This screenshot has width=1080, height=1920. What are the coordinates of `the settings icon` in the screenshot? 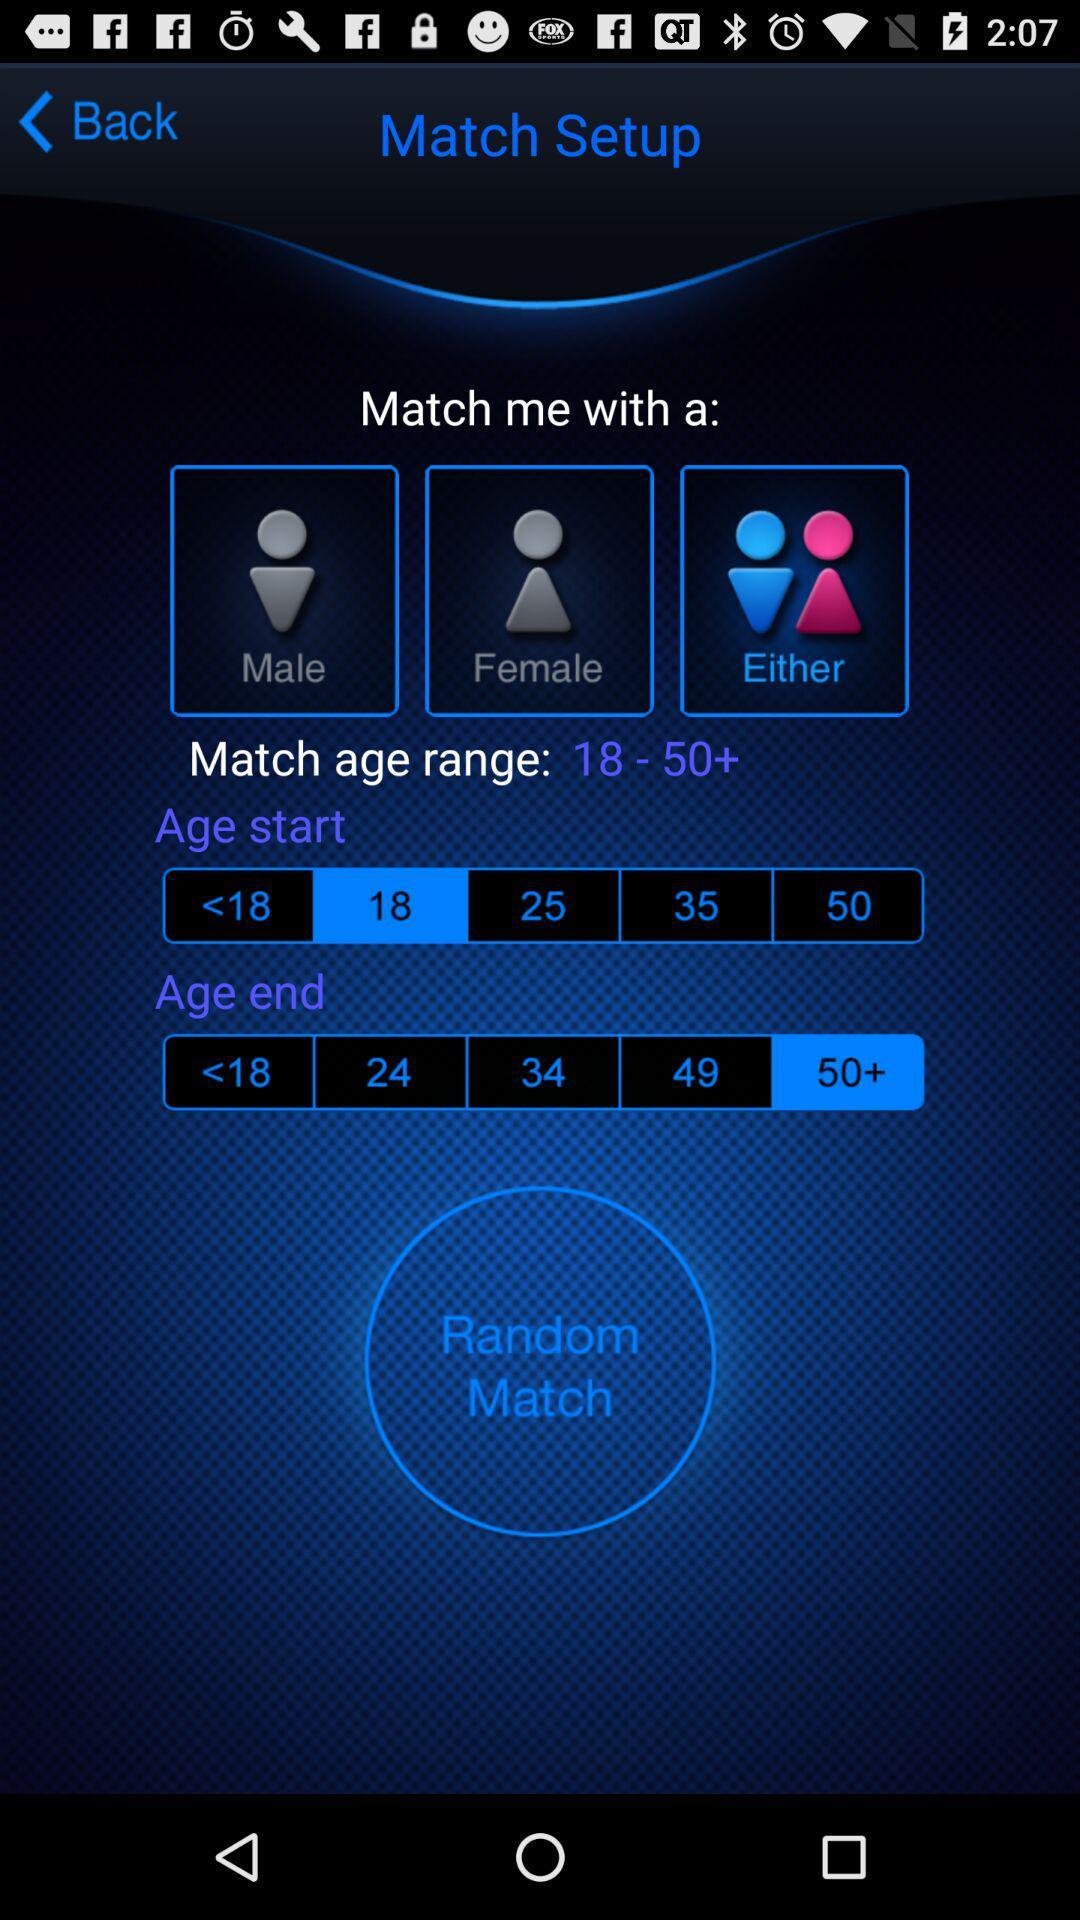 It's located at (855, 1150).